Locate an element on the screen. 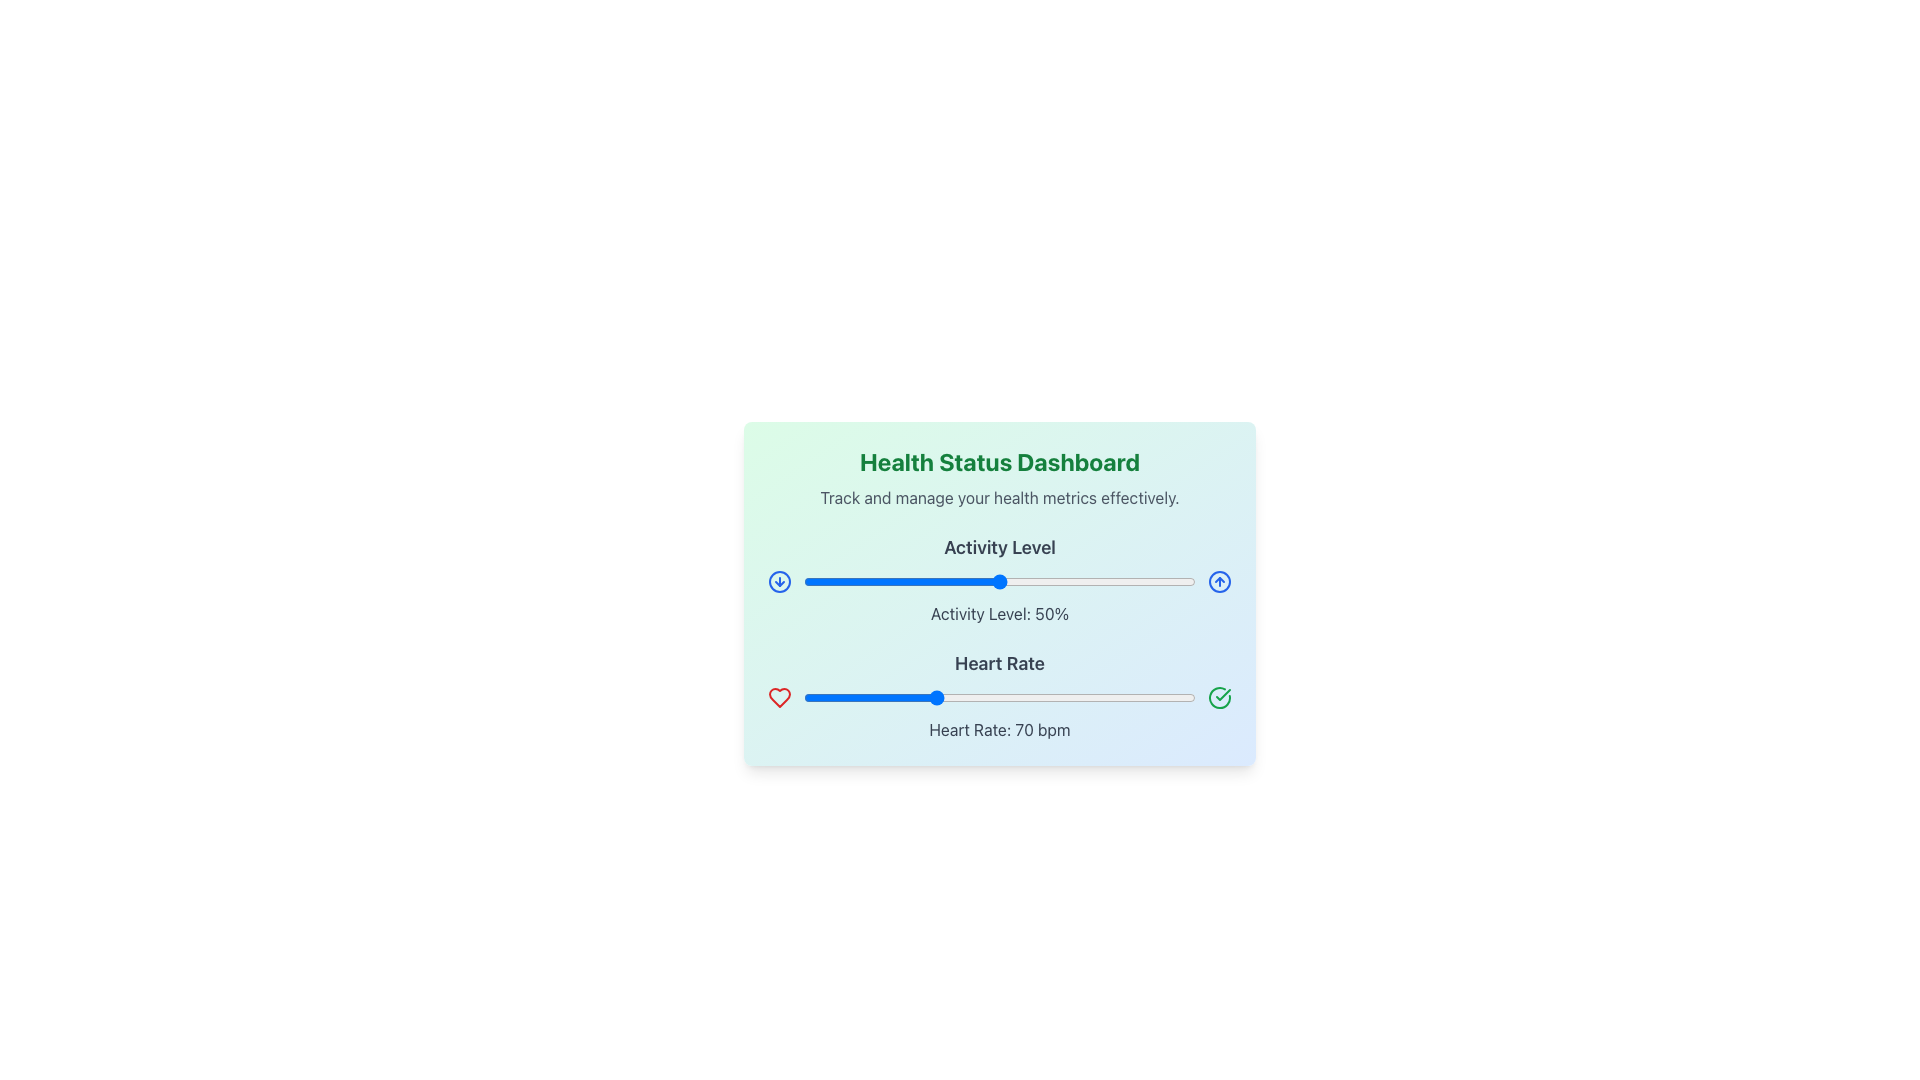 The width and height of the screenshot is (1920, 1080). heart rate is located at coordinates (833, 697).